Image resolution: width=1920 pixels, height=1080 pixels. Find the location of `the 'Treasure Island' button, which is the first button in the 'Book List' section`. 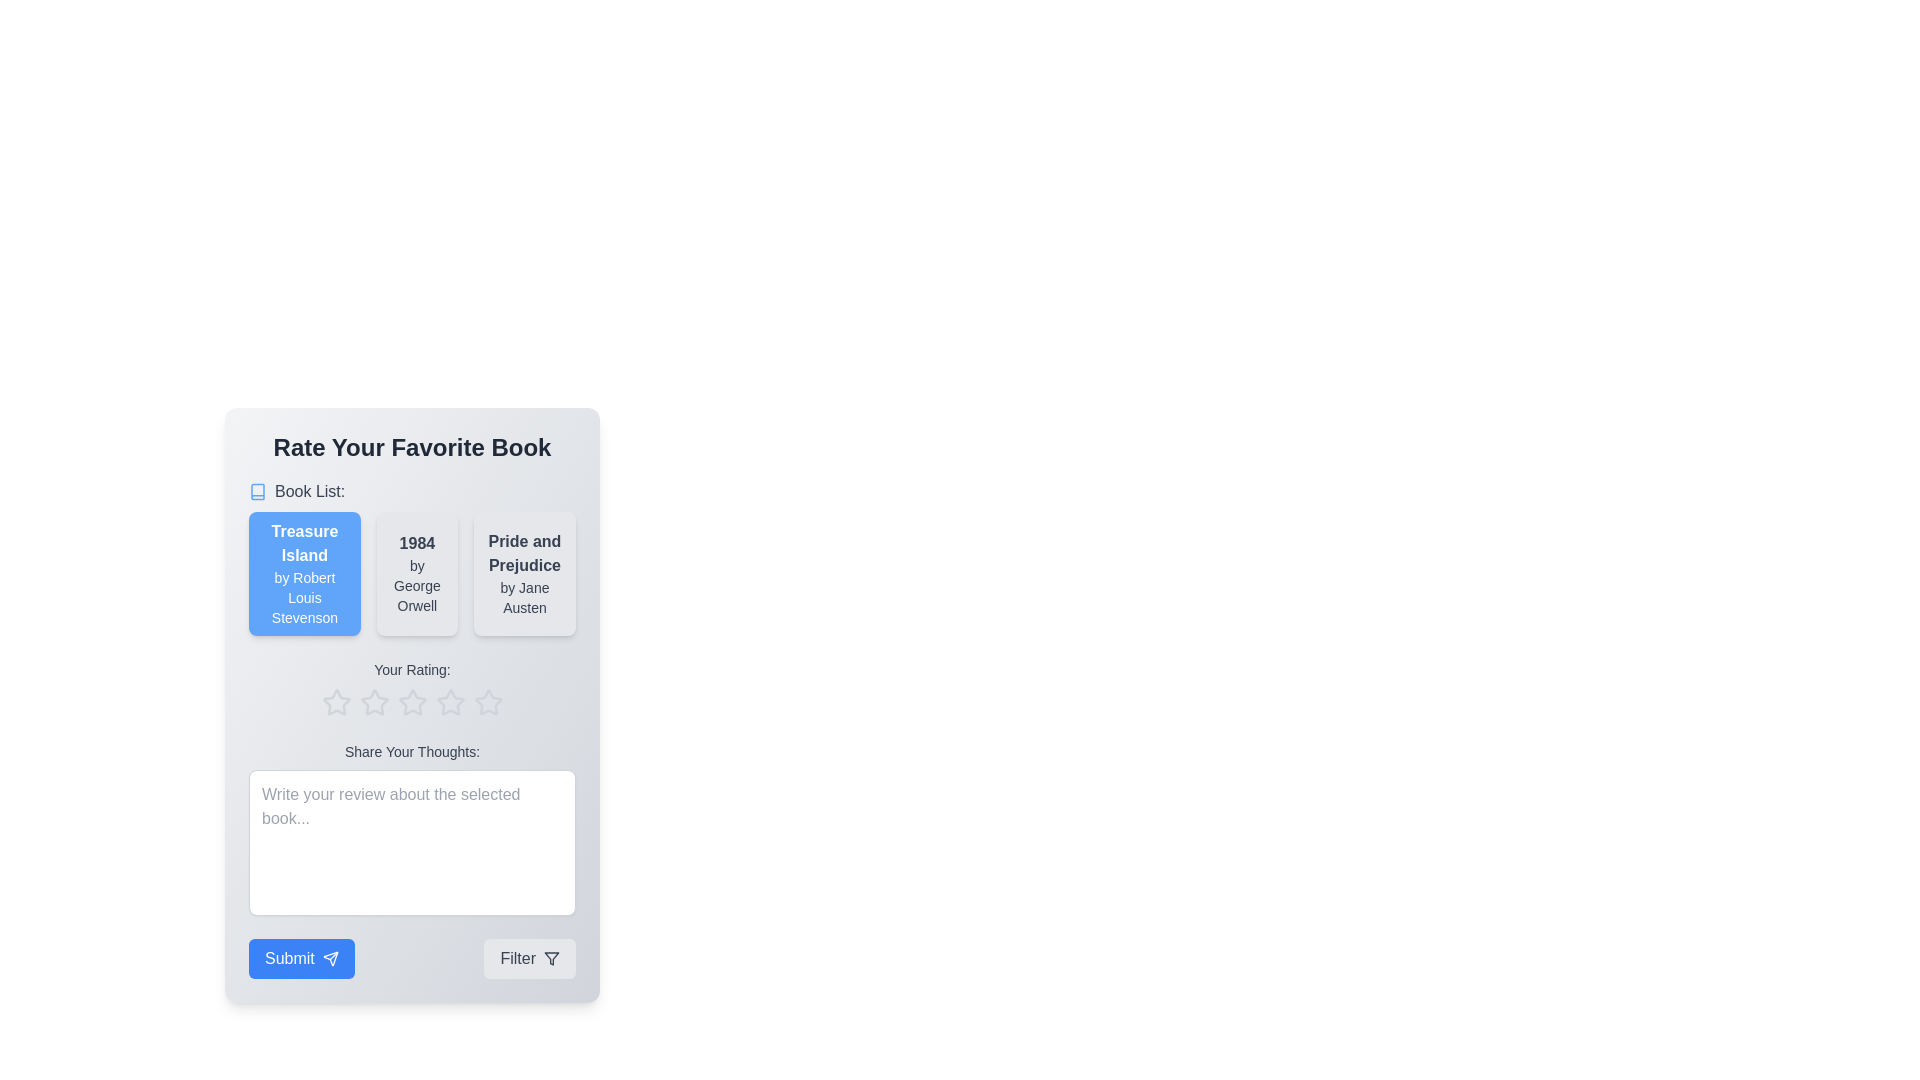

the 'Treasure Island' button, which is the first button in the 'Book List' section is located at coordinates (303, 574).